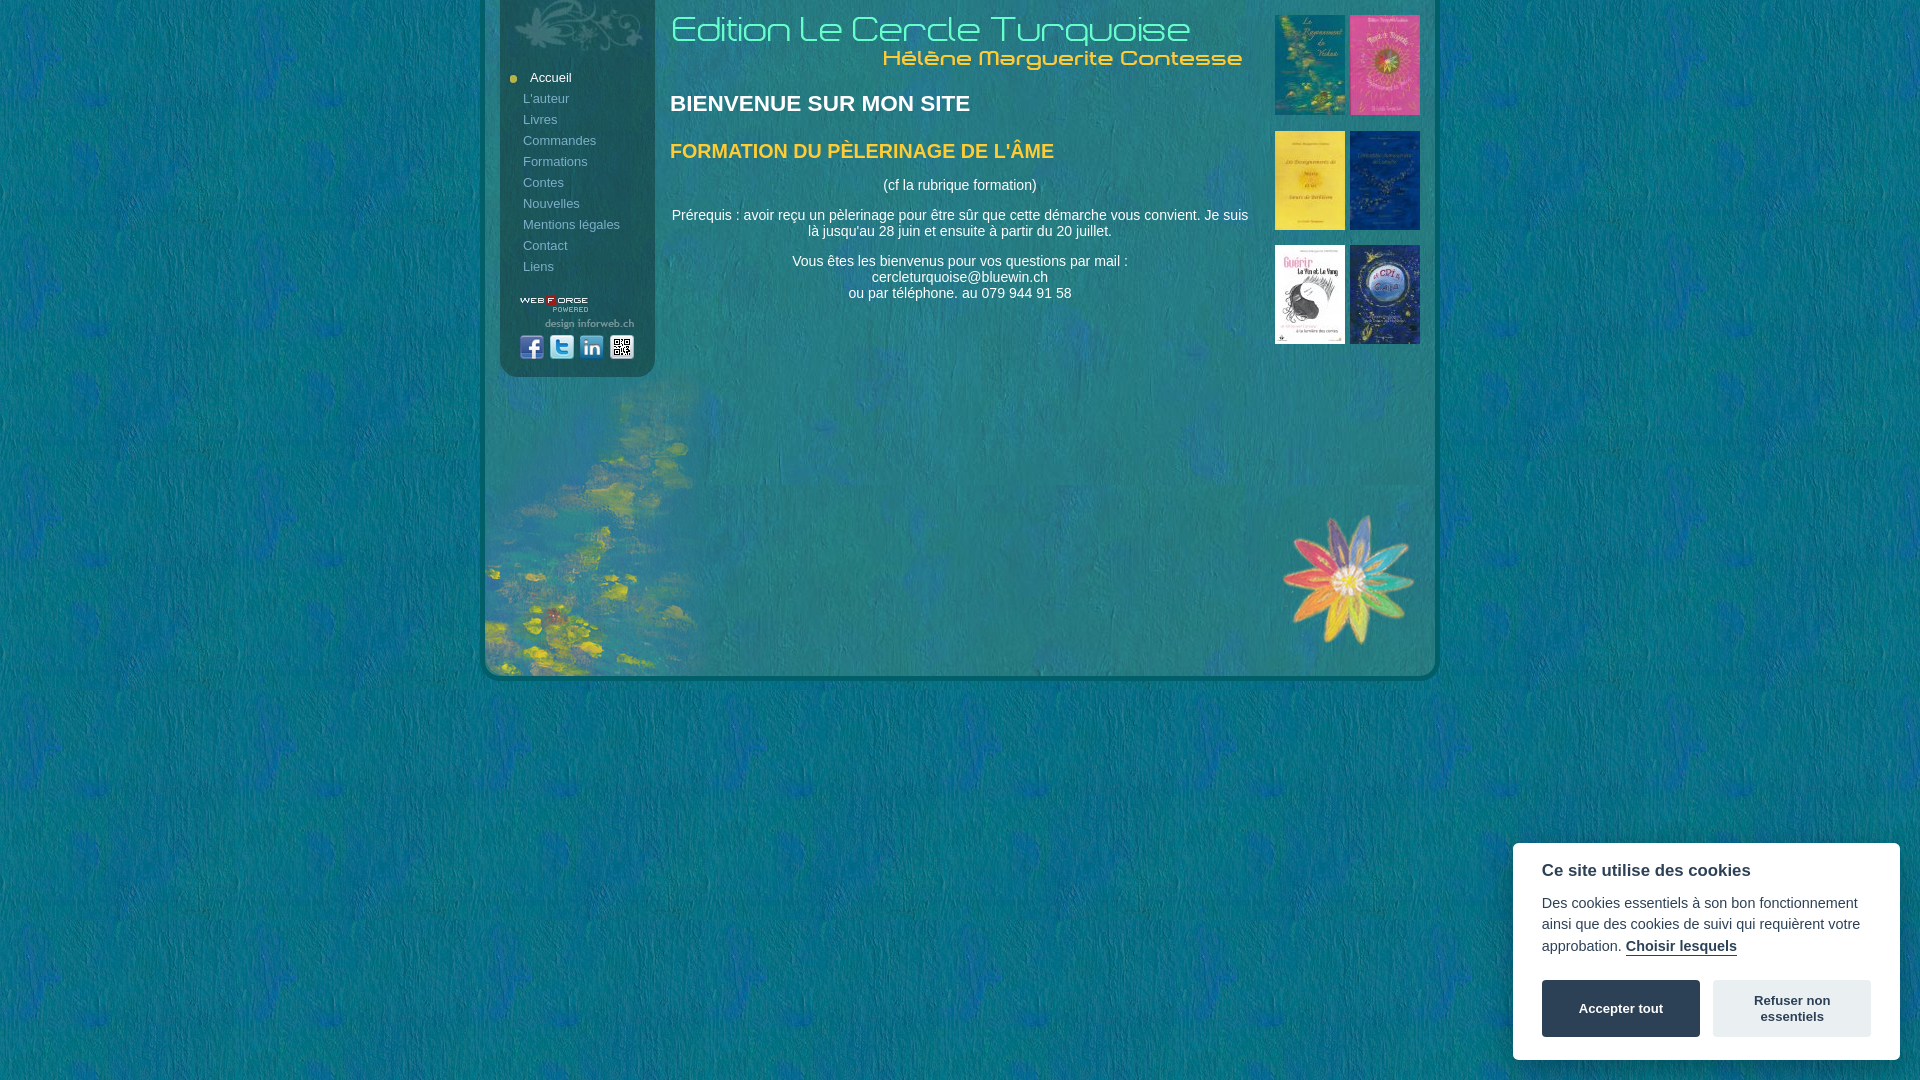  Describe the element at coordinates (519, 304) in the screenshot. I see `'Modifier son site internet avec WebForge'` at that location.